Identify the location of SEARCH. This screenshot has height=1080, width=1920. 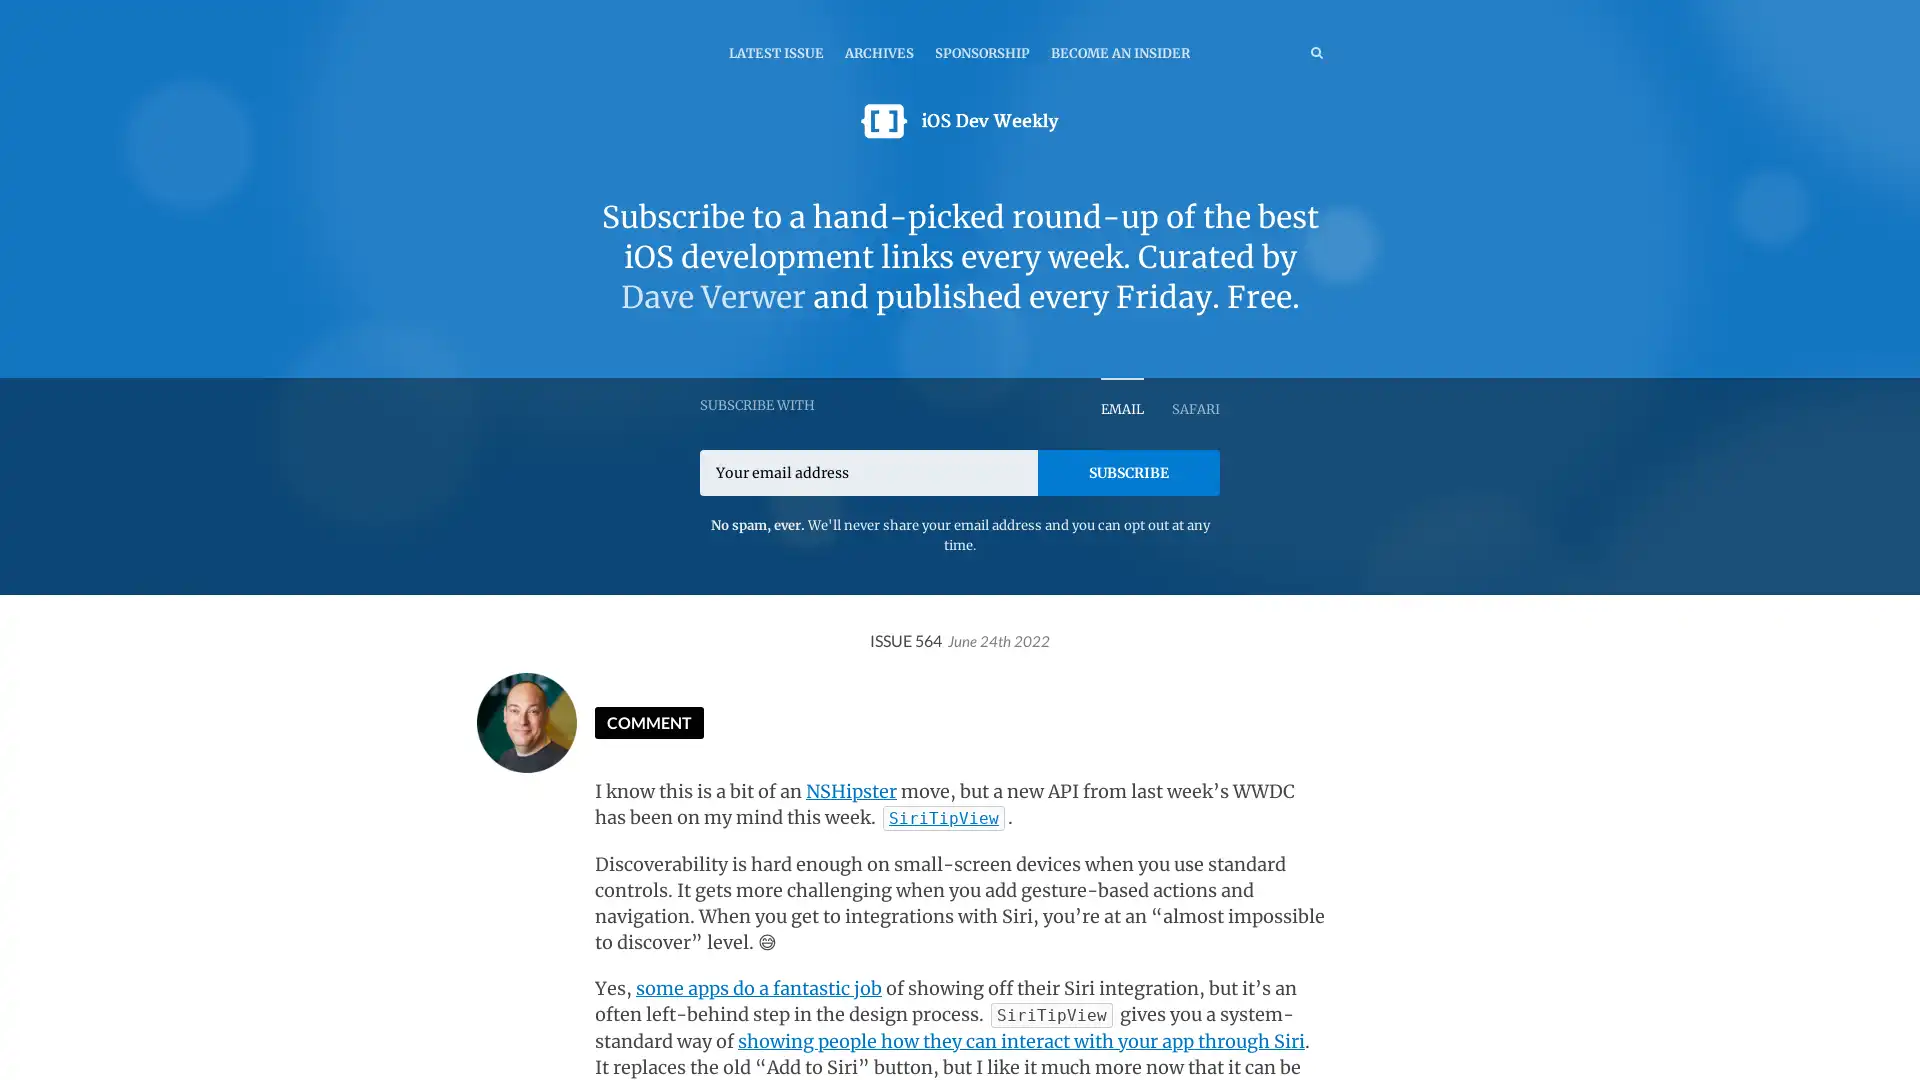
(1274, 51).